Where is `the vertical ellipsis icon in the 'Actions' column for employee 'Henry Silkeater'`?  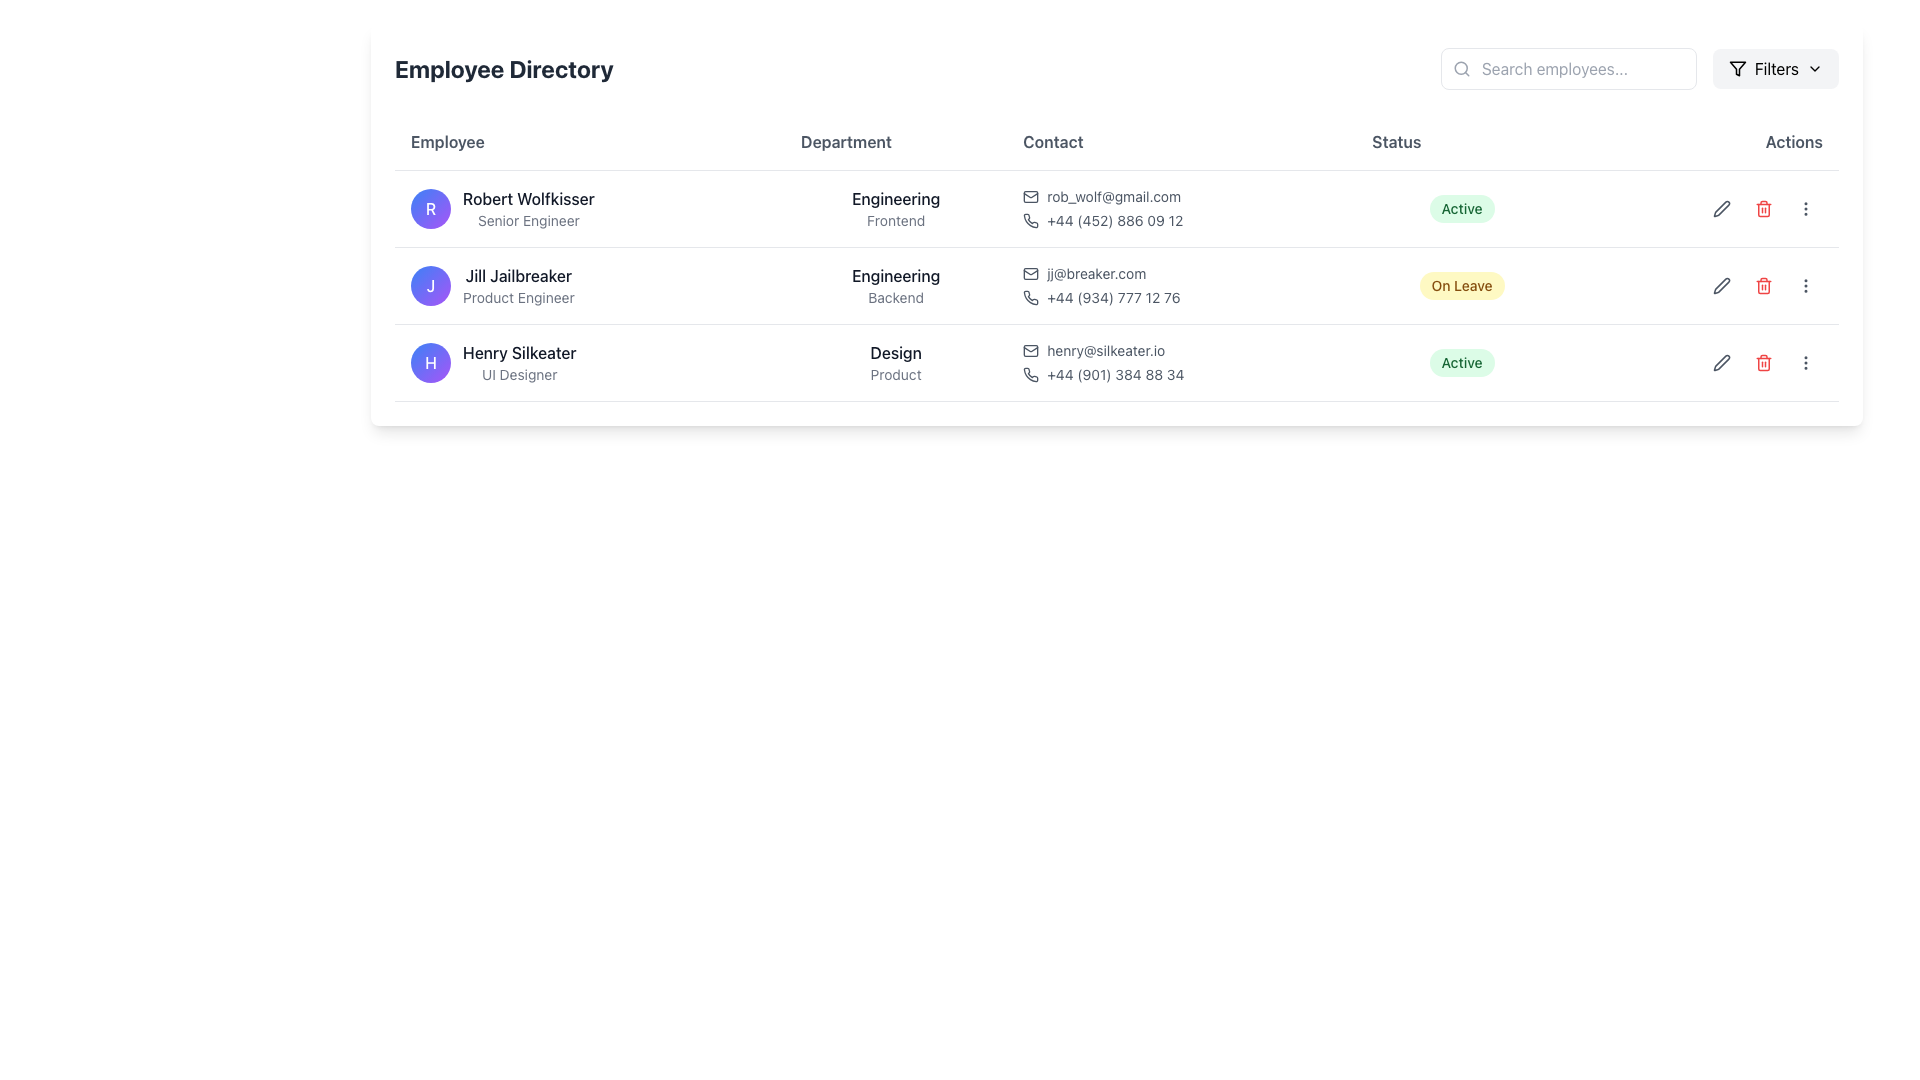
the vertical ellipsis icon in the 'Actions' column for employee 'Henry Silkeater' is located at coordinates (1805, 208).